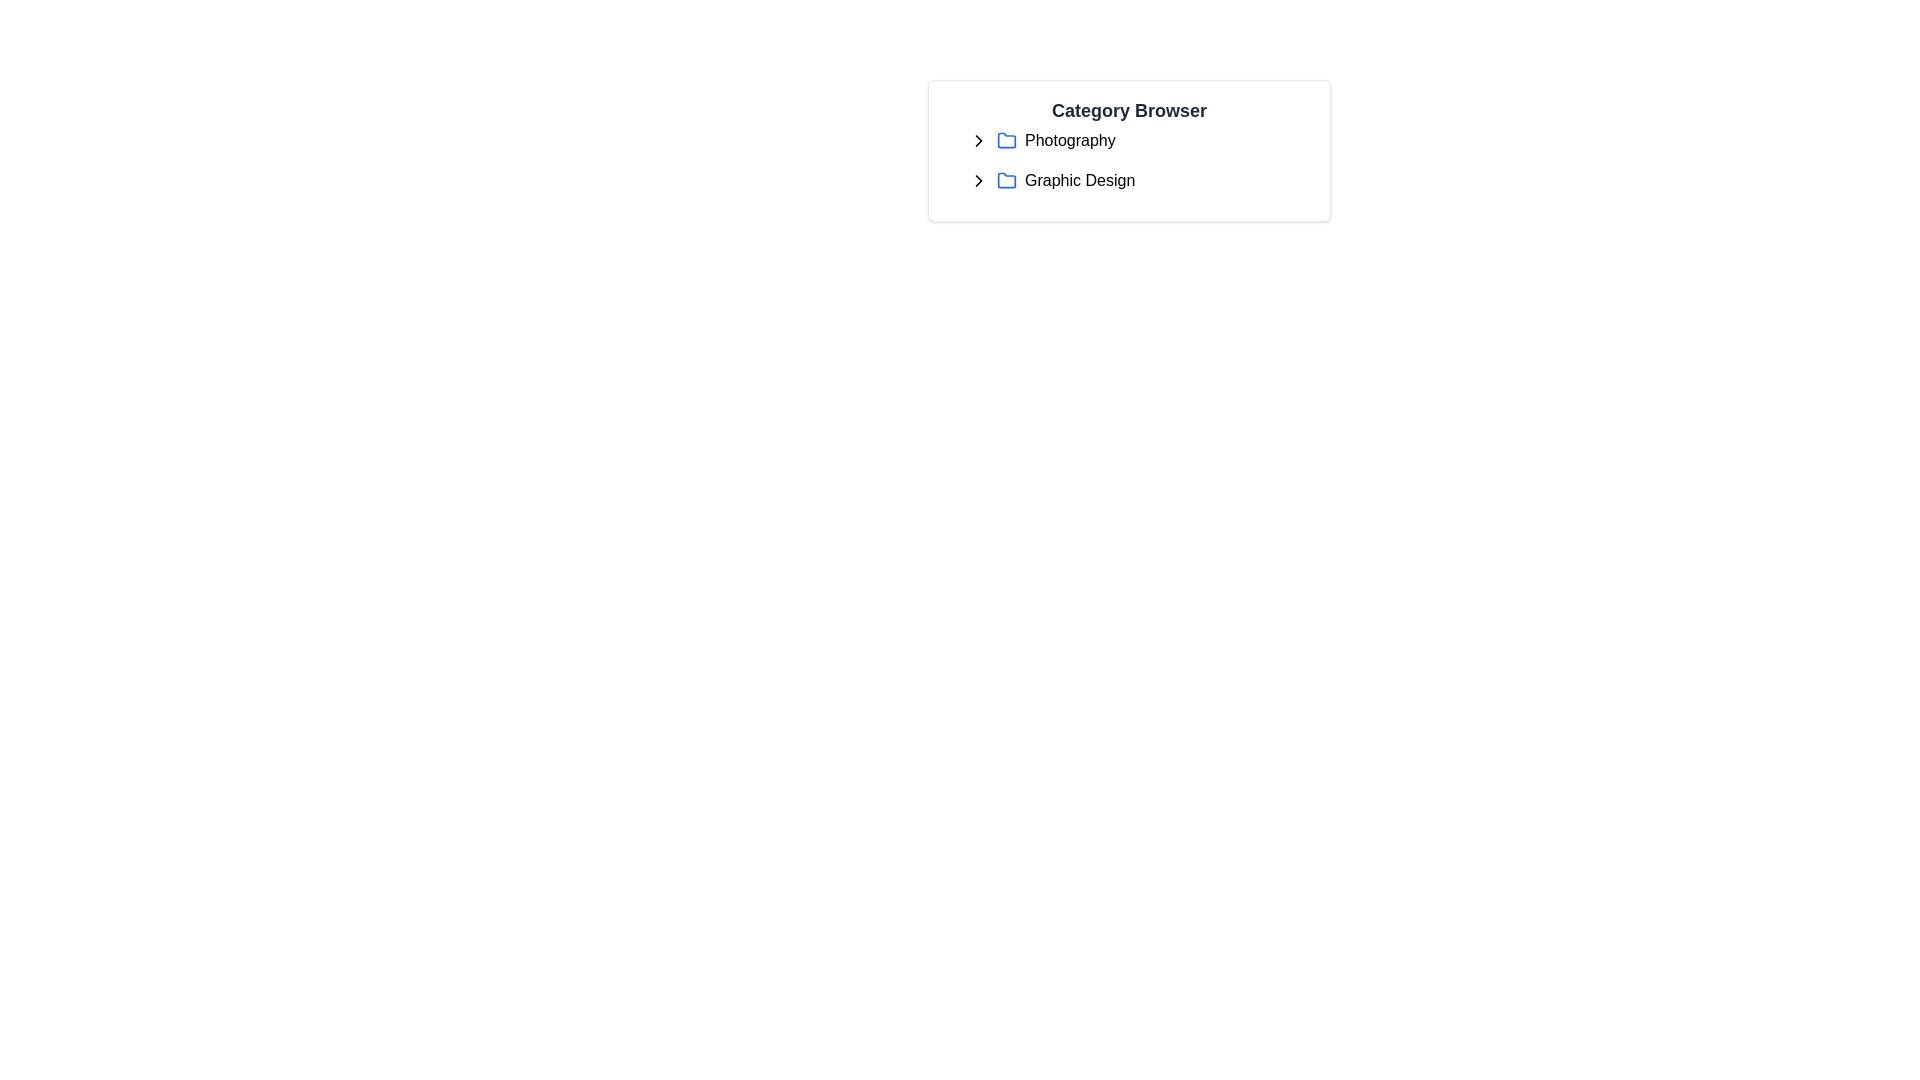 Image resolution: width=1920 pixels, height=1080 pixels. What do you see at coordinates (1137, 140) in the screenshot?
I see `the first list item in the category browser` at bounding box center [1137, 140].